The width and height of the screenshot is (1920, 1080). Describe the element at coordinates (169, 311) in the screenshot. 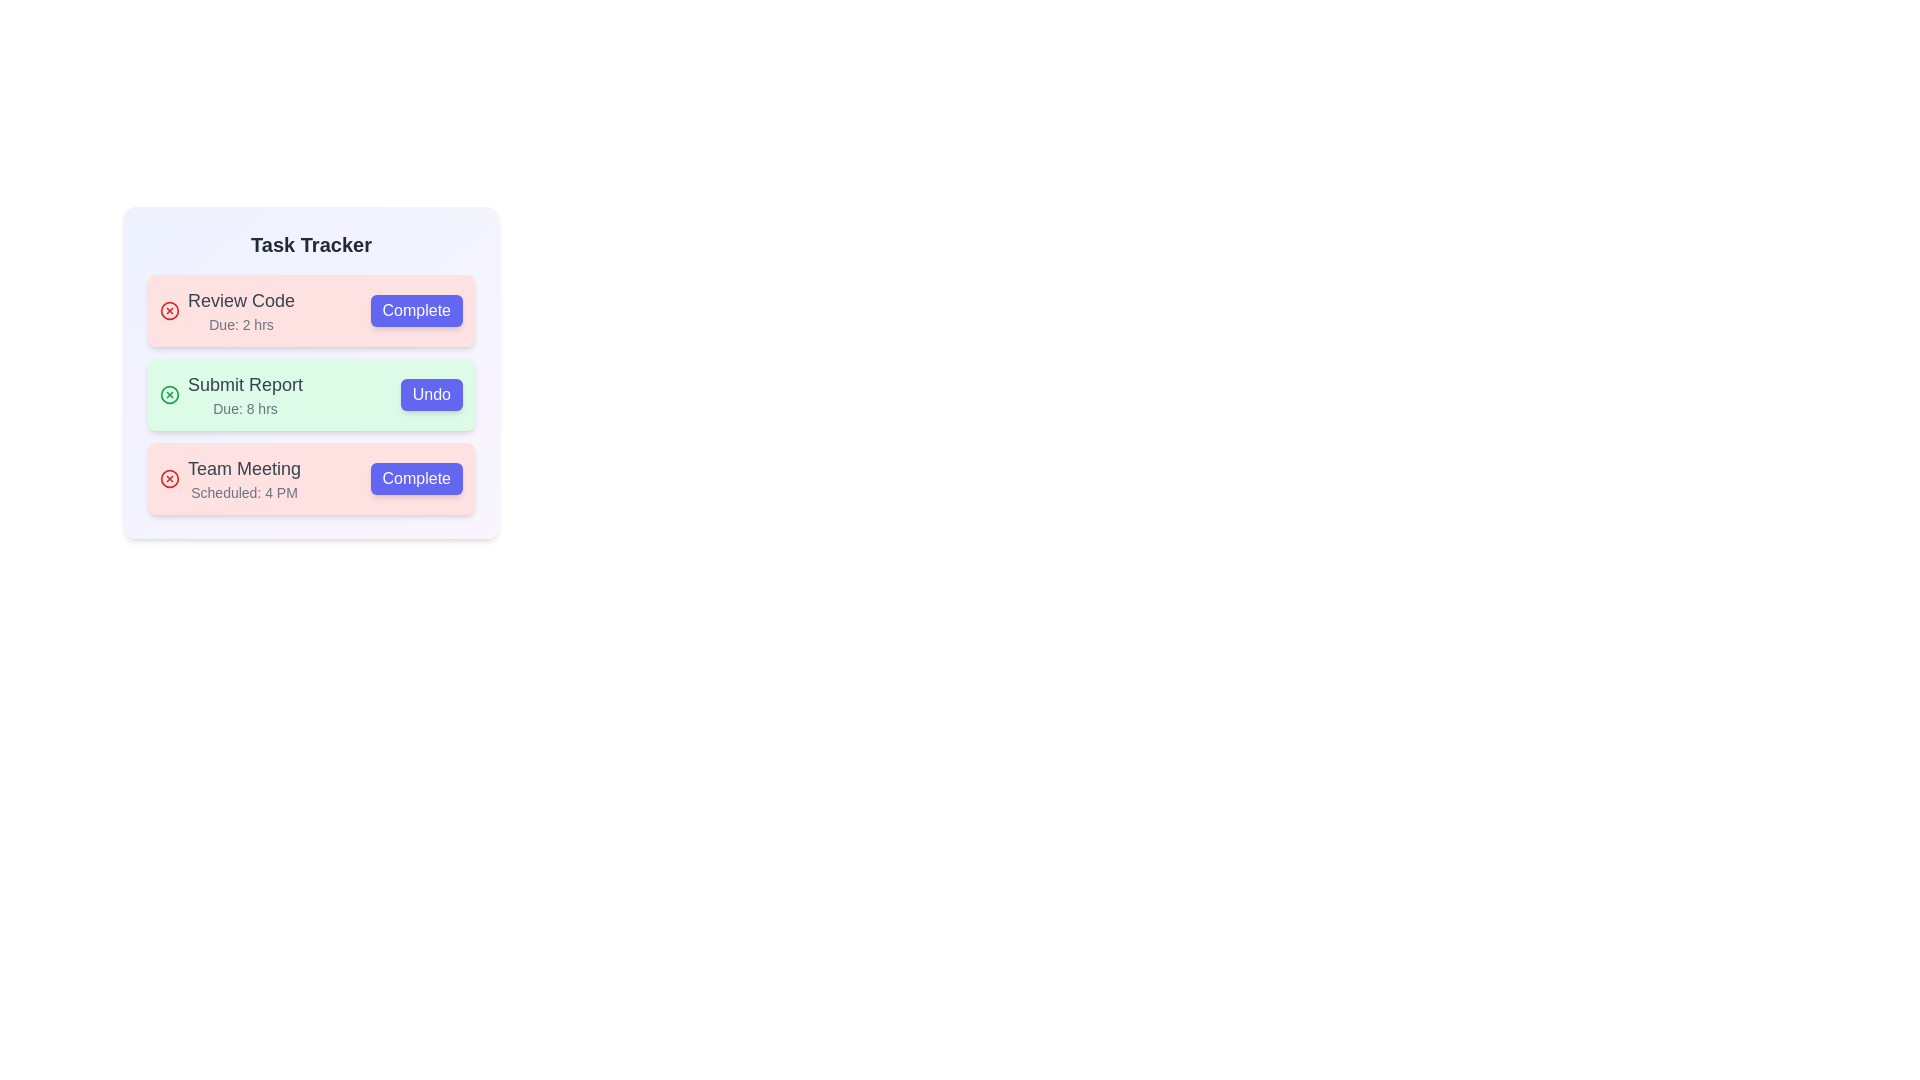

I see `the icon of a task to explore its significance` at that location.